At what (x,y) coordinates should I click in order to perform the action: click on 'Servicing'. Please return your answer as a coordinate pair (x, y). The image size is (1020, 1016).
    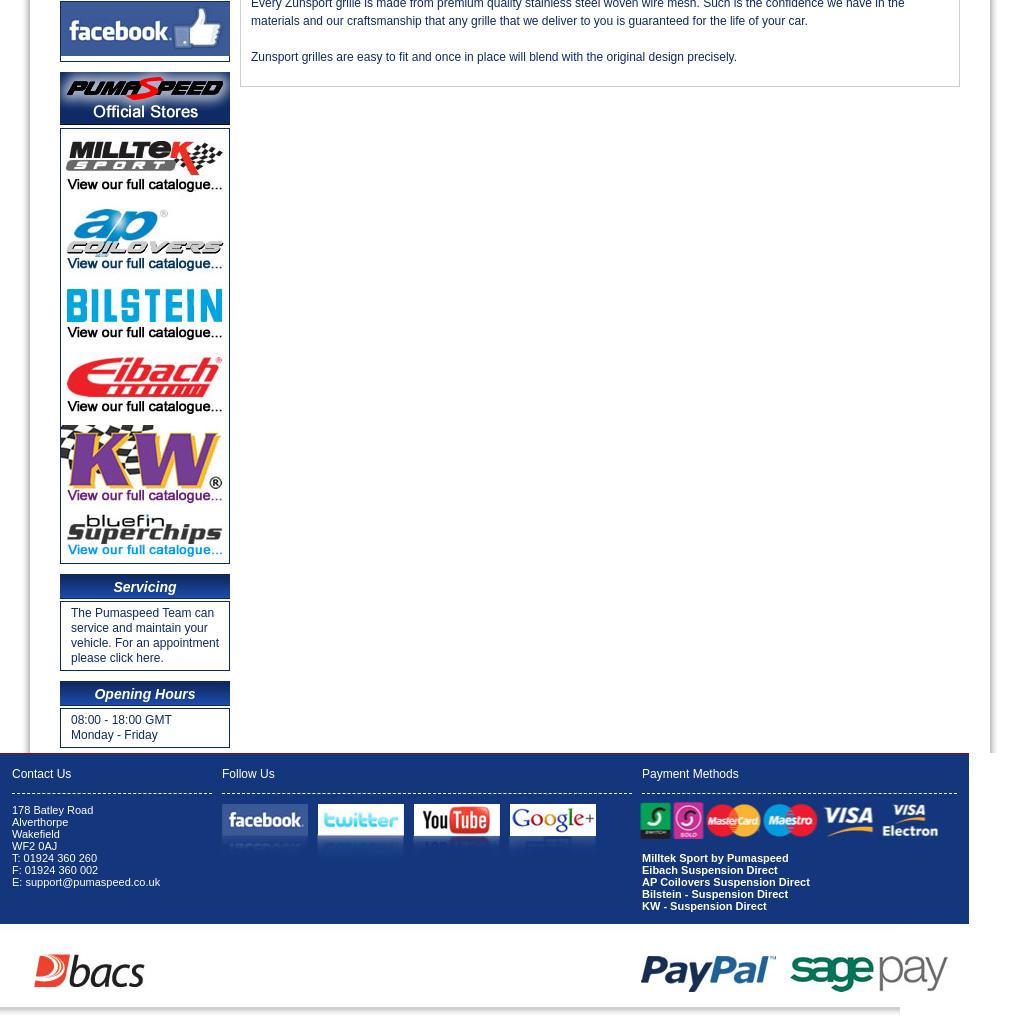
    Looking at the image, I should click on (144, 587).